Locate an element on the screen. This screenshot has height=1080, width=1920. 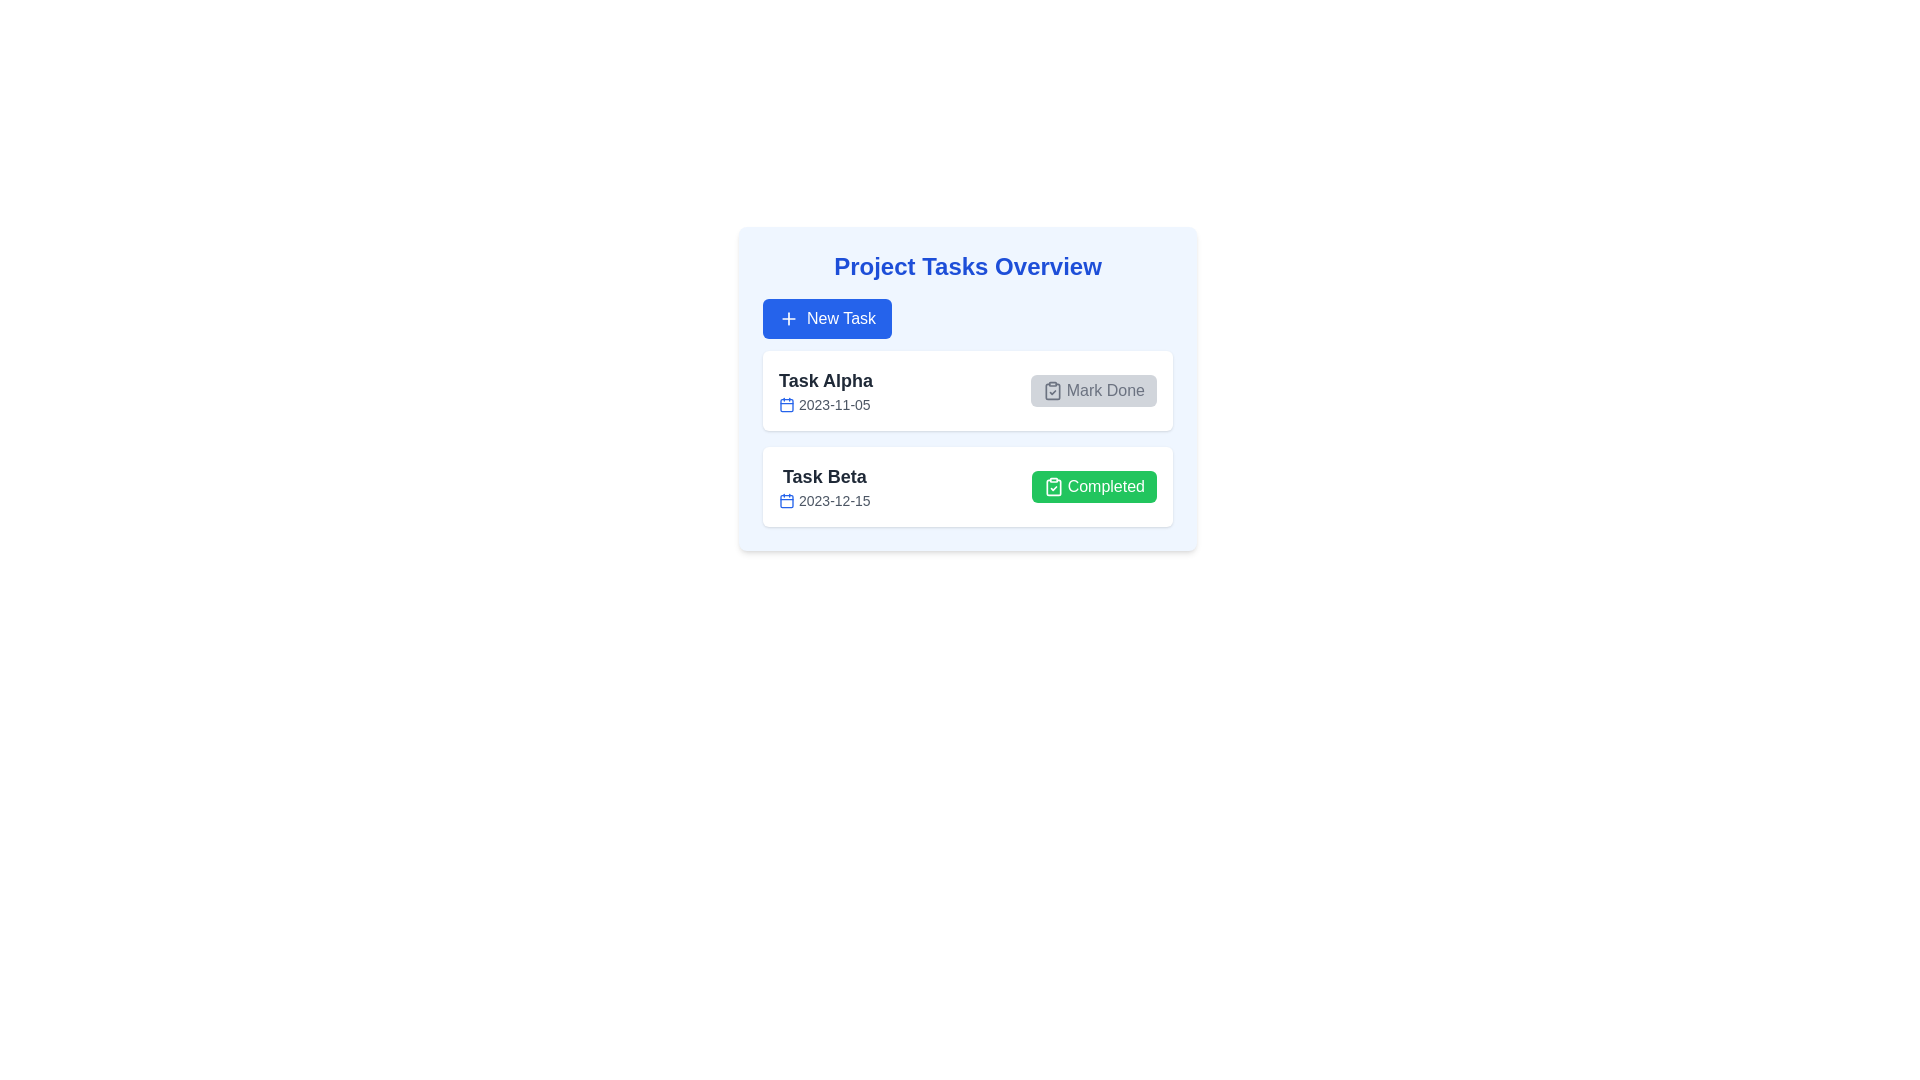
rounded rectangle element representing a calendar icon adjacent to the 'Task Beta' label in the task list UI for development purposes is located at coordinates (786, 500).